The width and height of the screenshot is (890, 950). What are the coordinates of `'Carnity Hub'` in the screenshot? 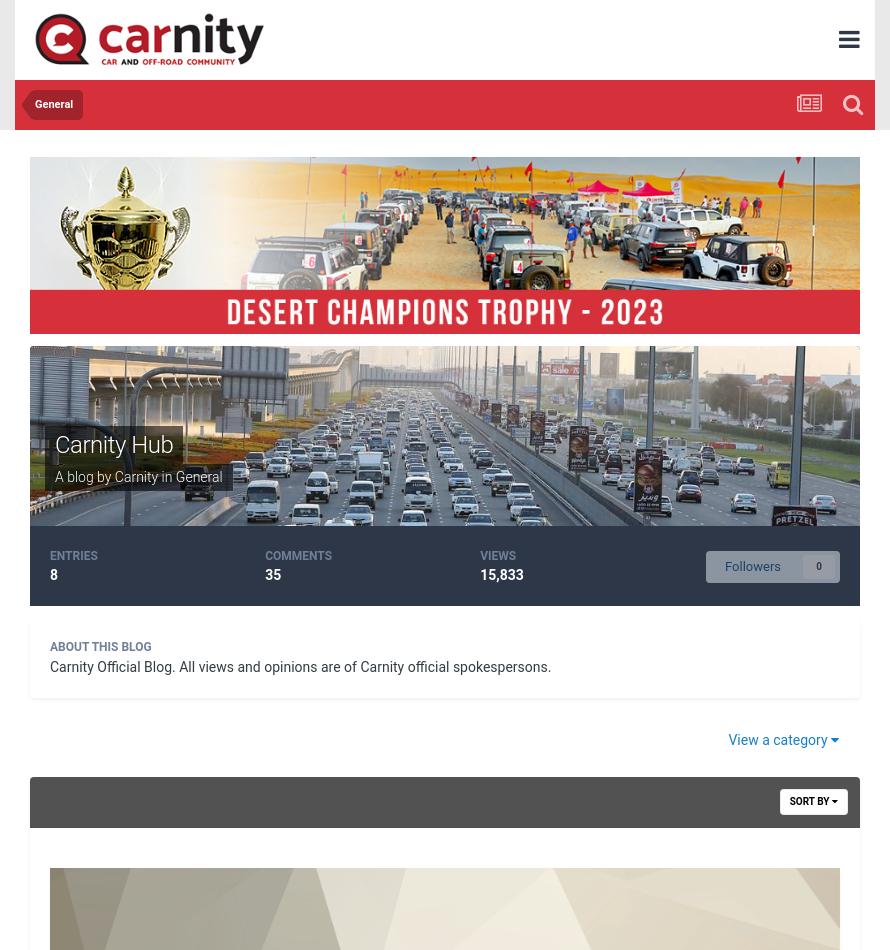 It's located at (55, 443).